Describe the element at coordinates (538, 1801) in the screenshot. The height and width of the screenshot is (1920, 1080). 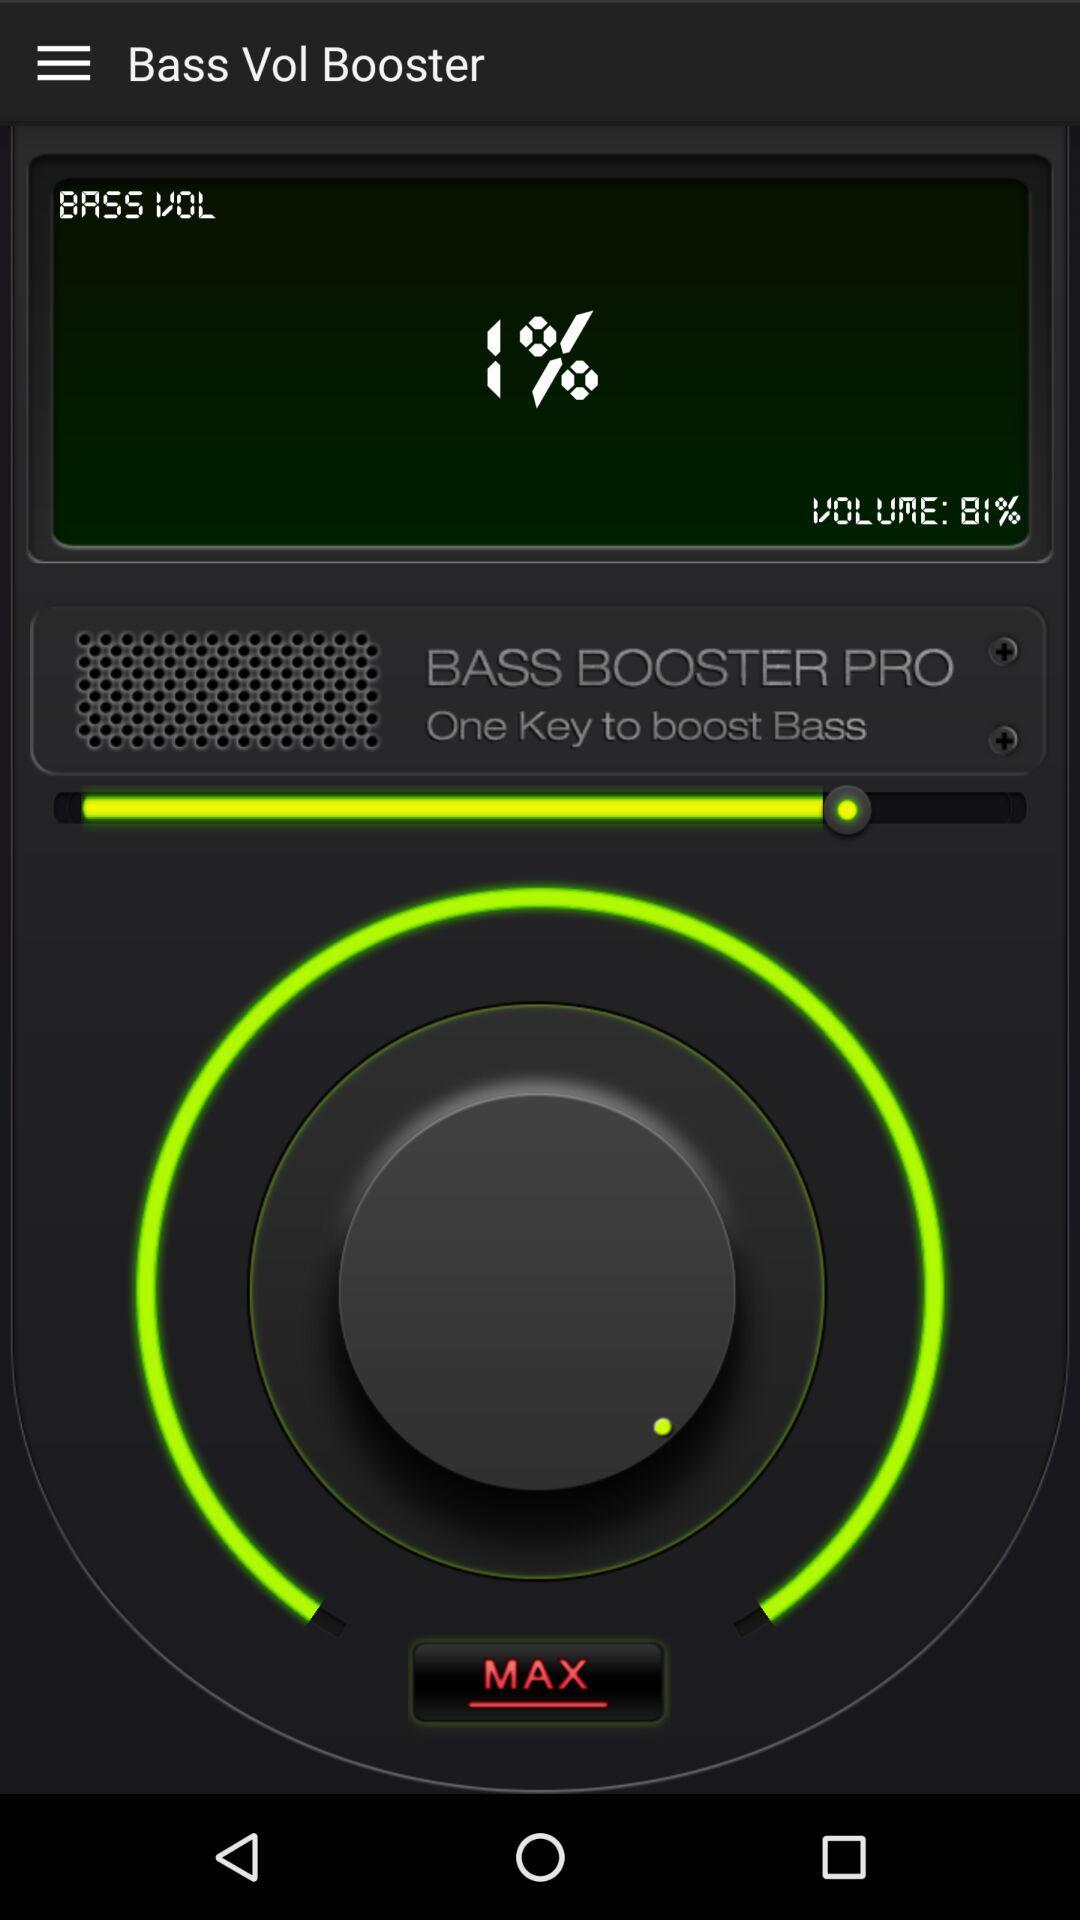
I see `the book icon` at that location.